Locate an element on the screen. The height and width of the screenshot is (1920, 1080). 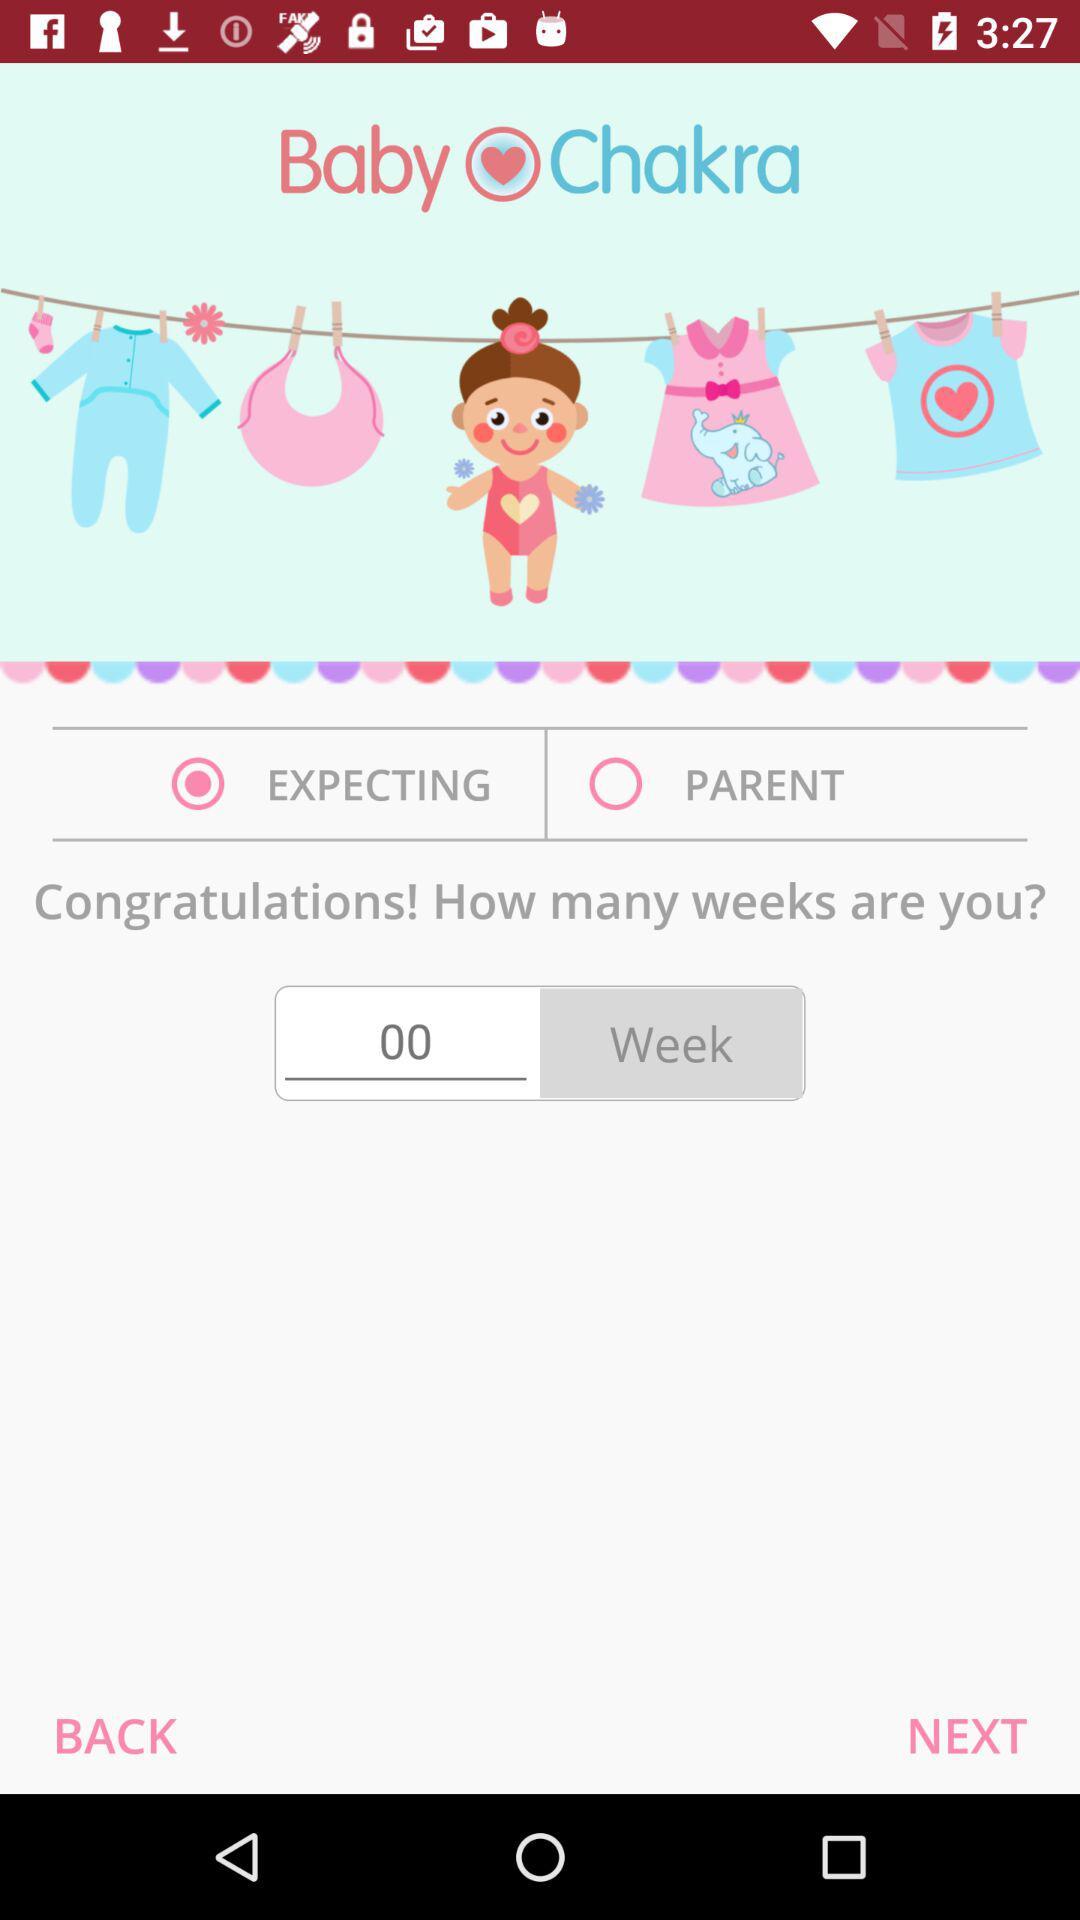
the icon to the left of next is located at coordinates (114, 1734).